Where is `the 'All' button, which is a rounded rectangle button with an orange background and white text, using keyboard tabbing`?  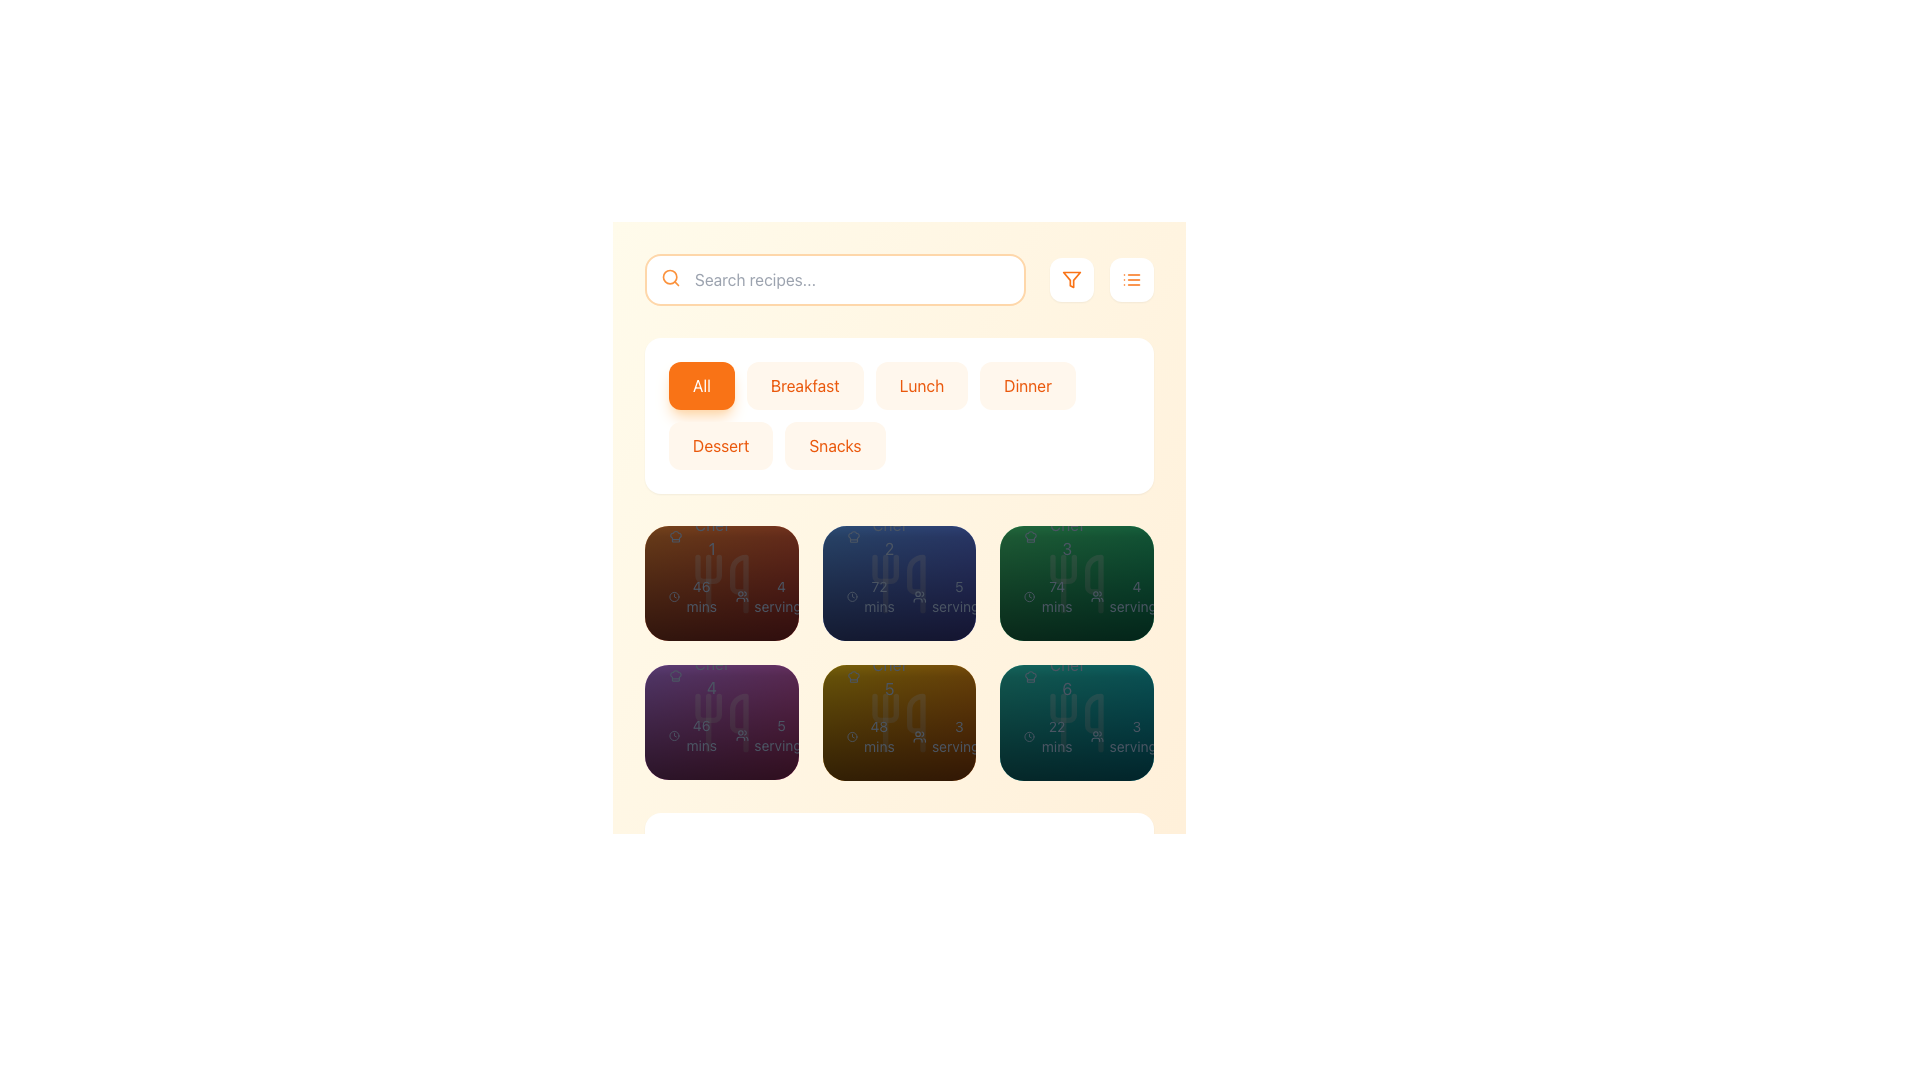 the 'All' button, which is a rounded rectangle button with an orange background and white text, using keyboard tabbing is located at coordinates (701, 385).